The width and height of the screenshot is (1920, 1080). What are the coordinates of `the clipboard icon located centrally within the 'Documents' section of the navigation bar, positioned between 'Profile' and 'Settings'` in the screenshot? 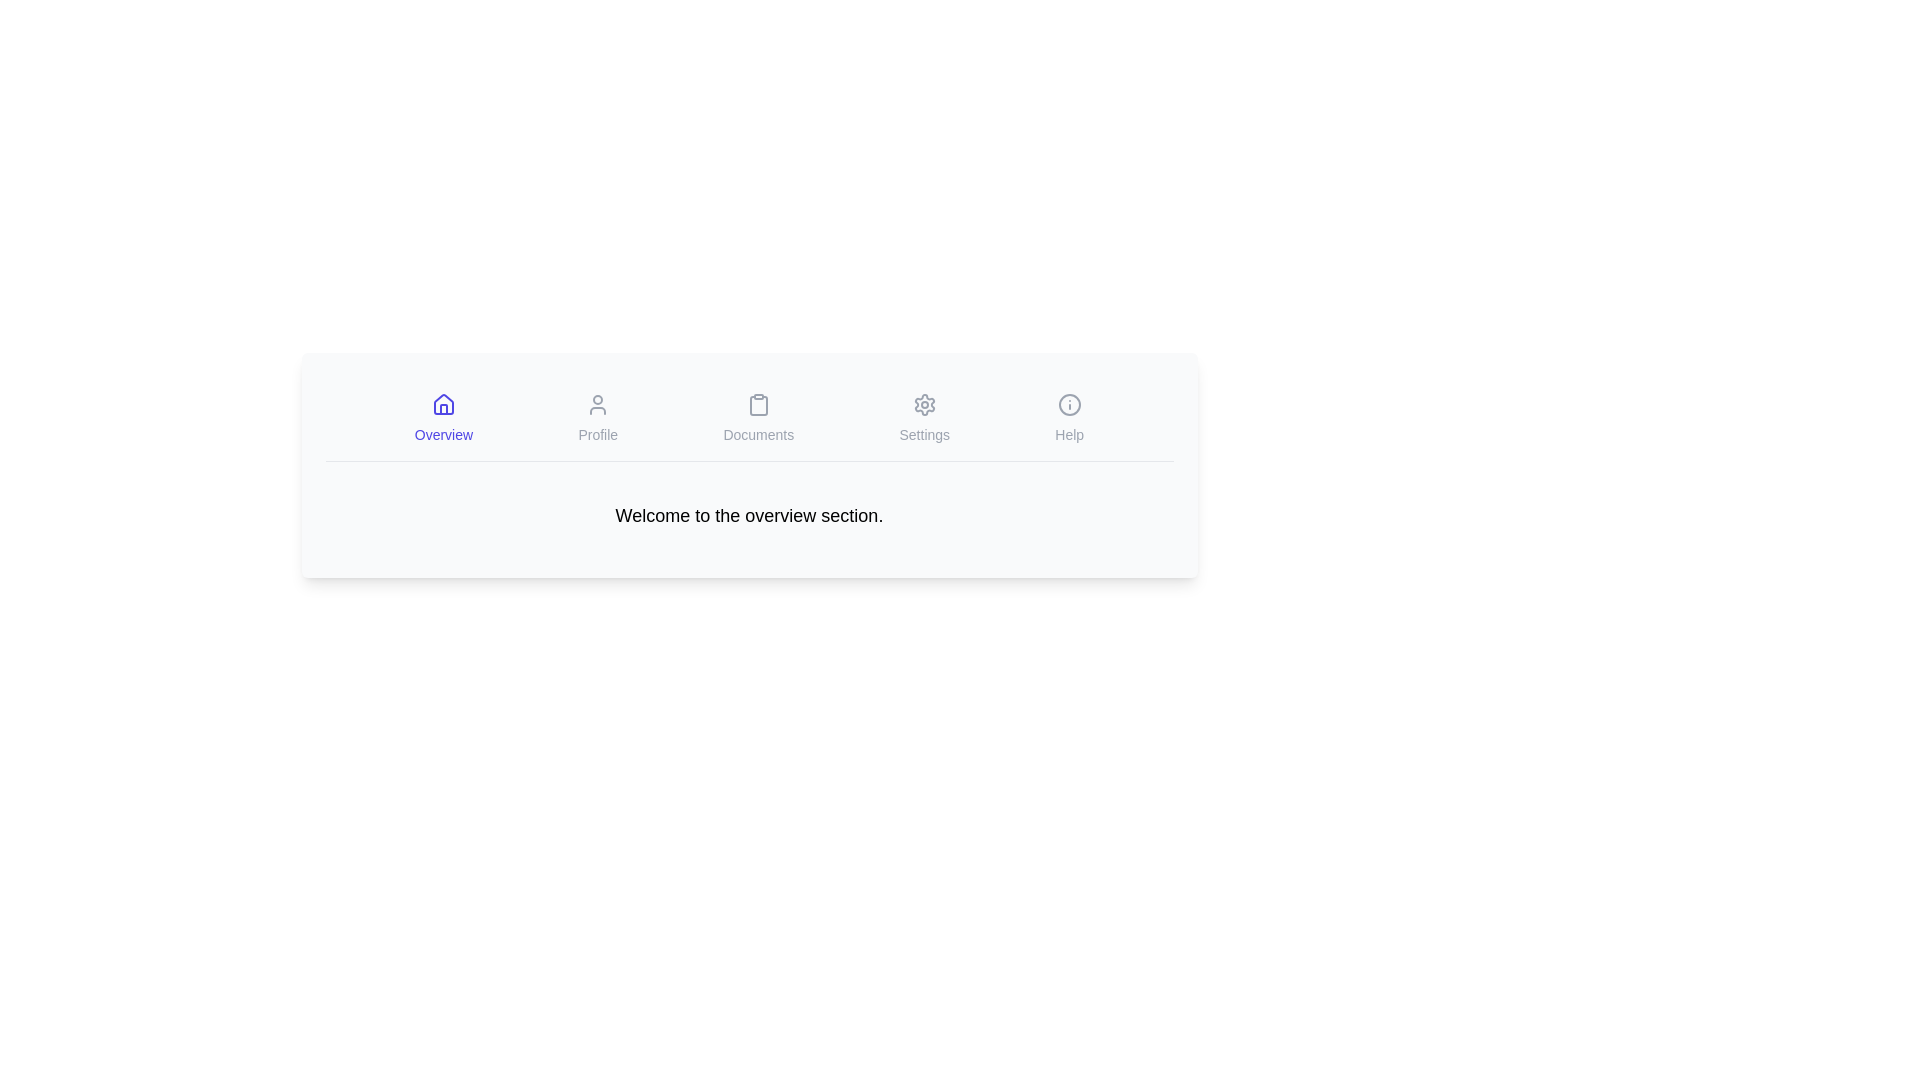 It's located at (757, 405).